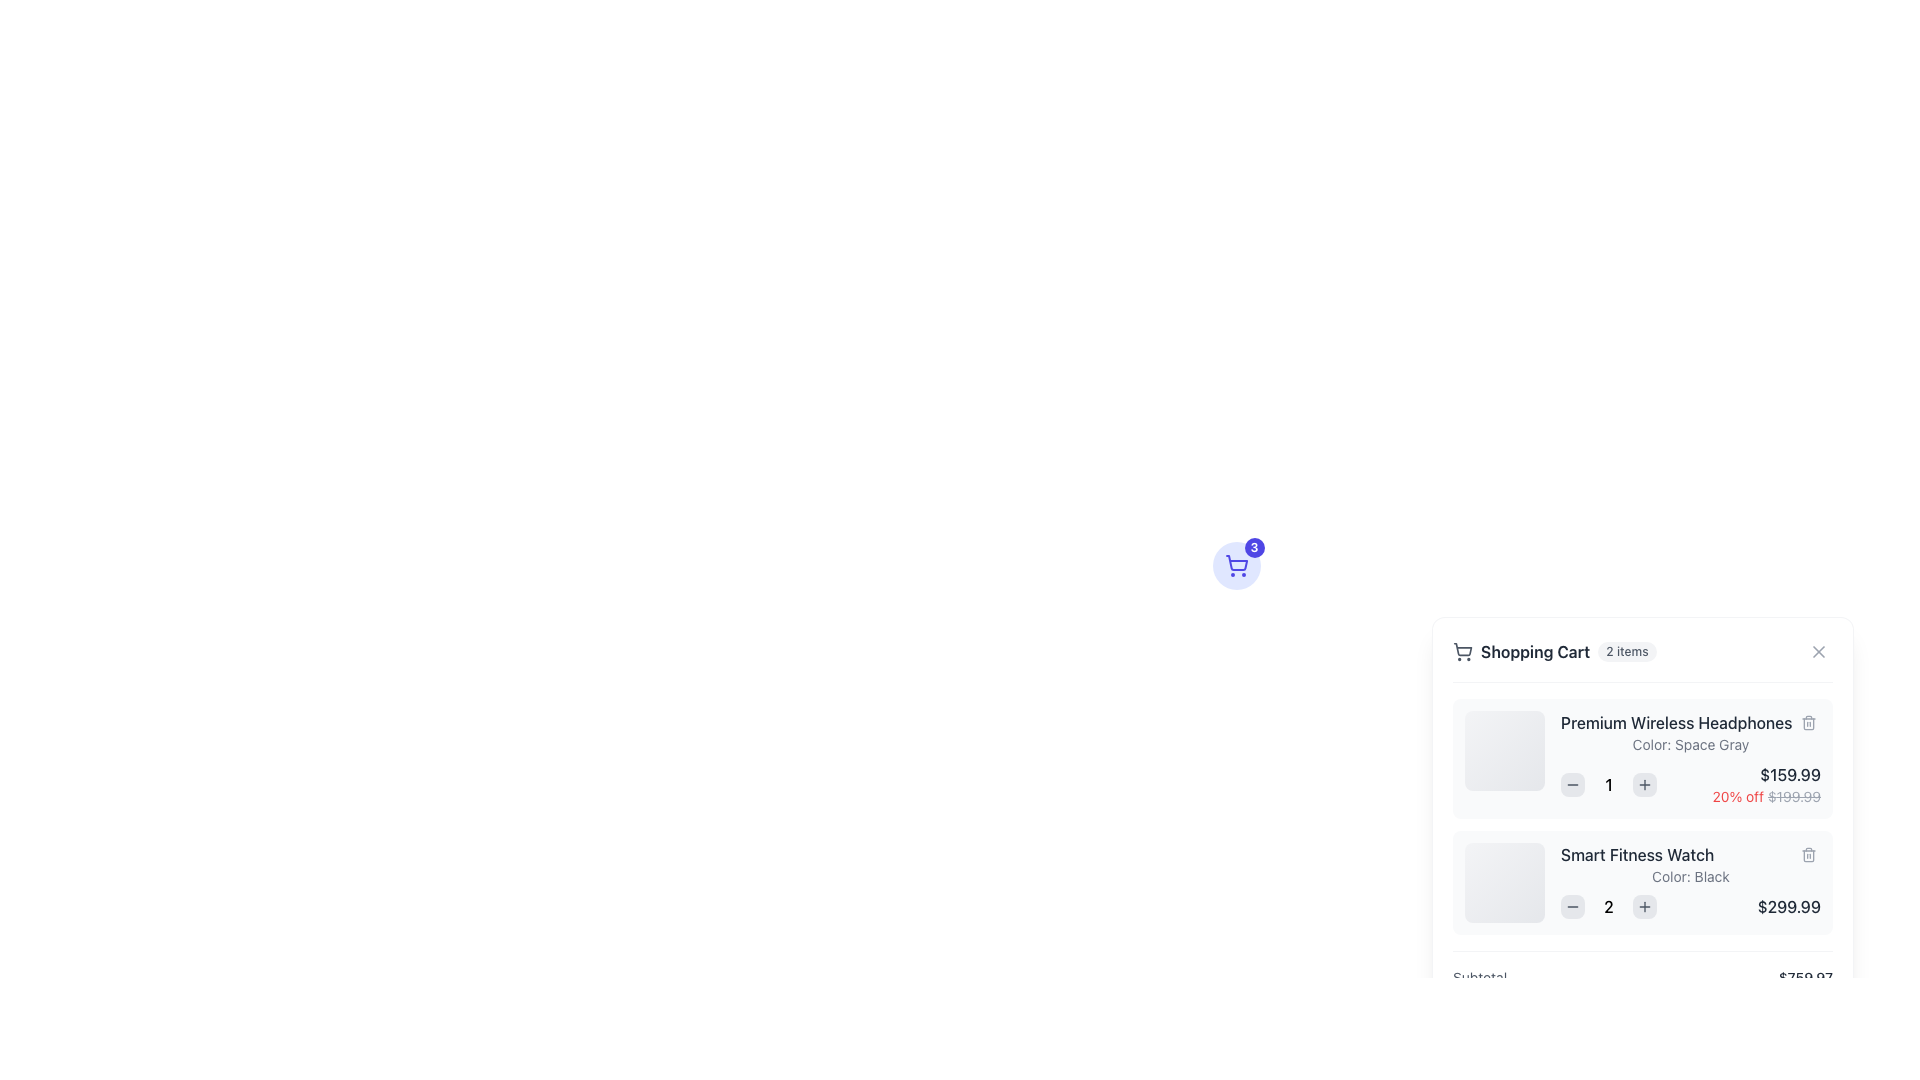 This screenshot has height=1080, width=1920. I want to click on the Counter badge located at the upper-right corner of the shopping cart button, which displays the number of items or alerts related to the shopping cart action, so click(1253, 547).